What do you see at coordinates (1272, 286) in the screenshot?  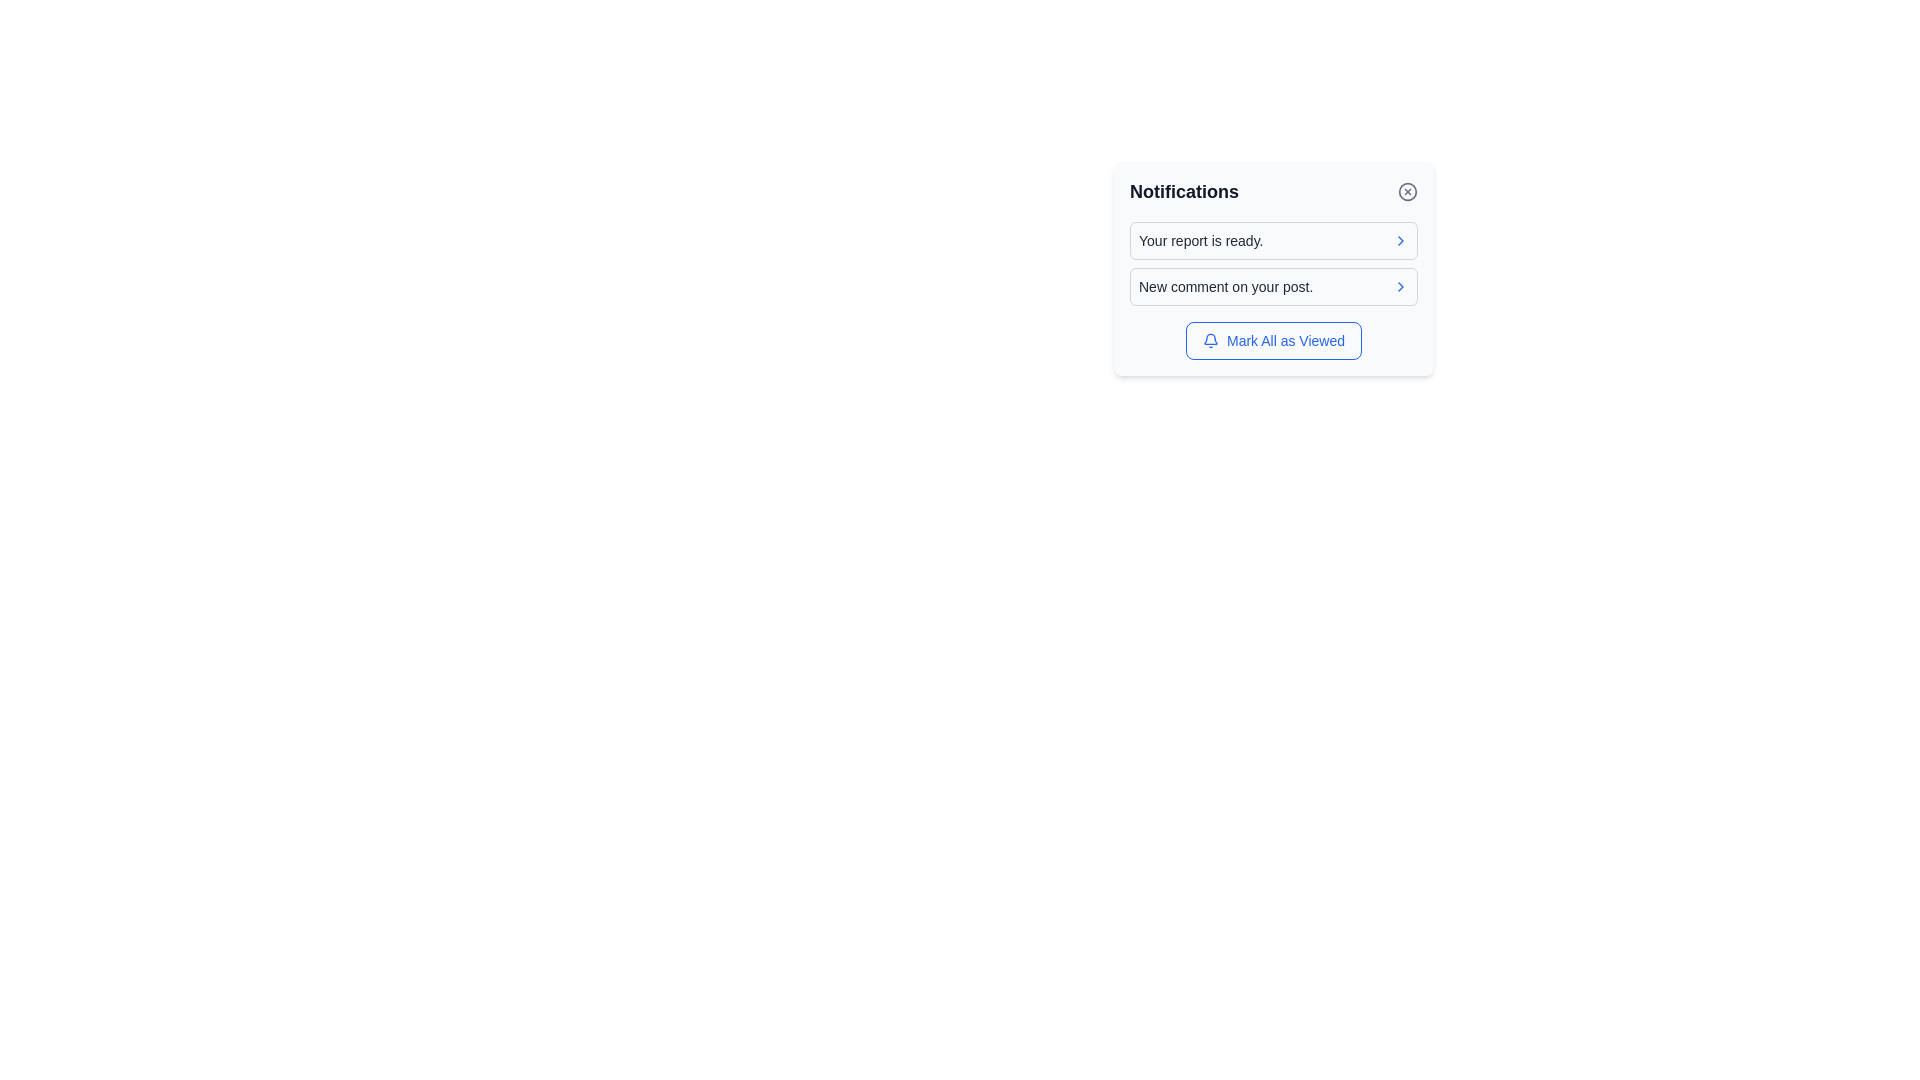 I see `the second notification item in the notifications panel that provides information about a new comment on the user's post` at bounding box center [1272, 286].